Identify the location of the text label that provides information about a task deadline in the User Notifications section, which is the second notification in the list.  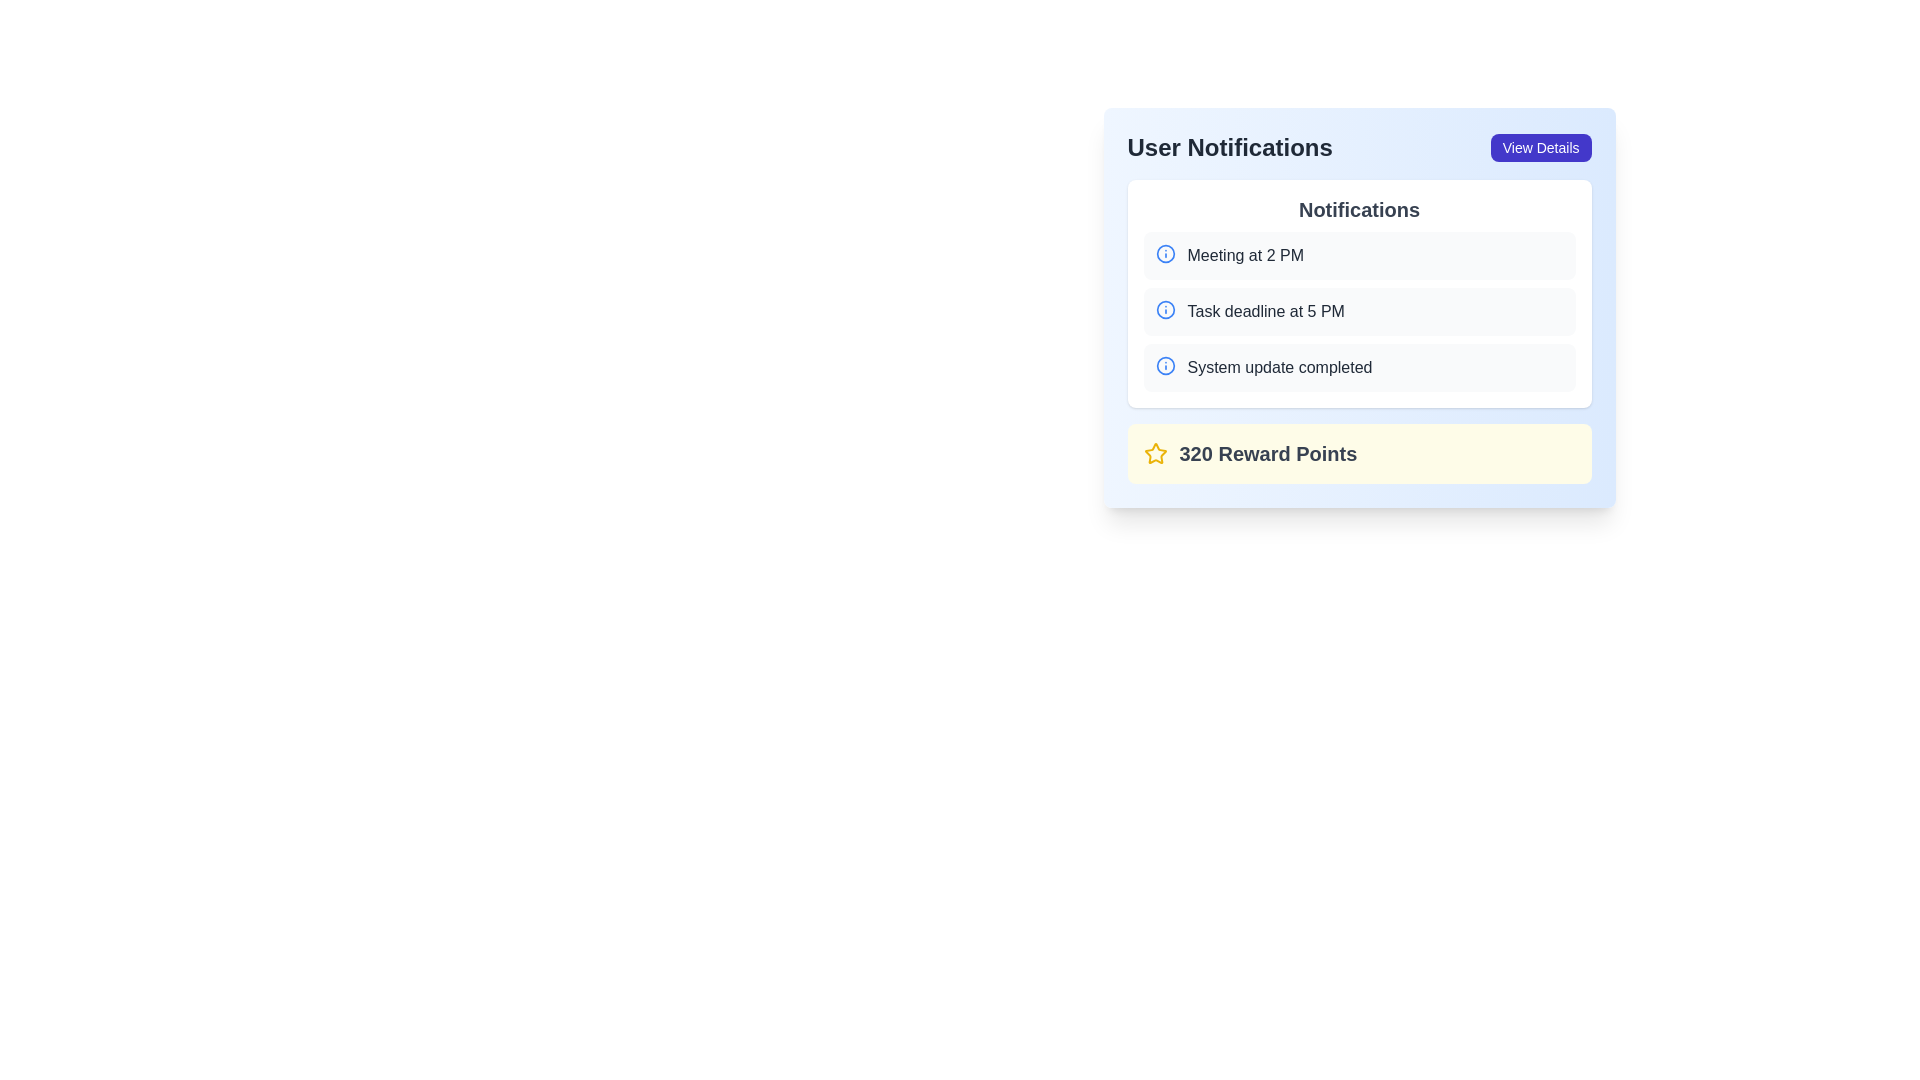
(1265, 312).